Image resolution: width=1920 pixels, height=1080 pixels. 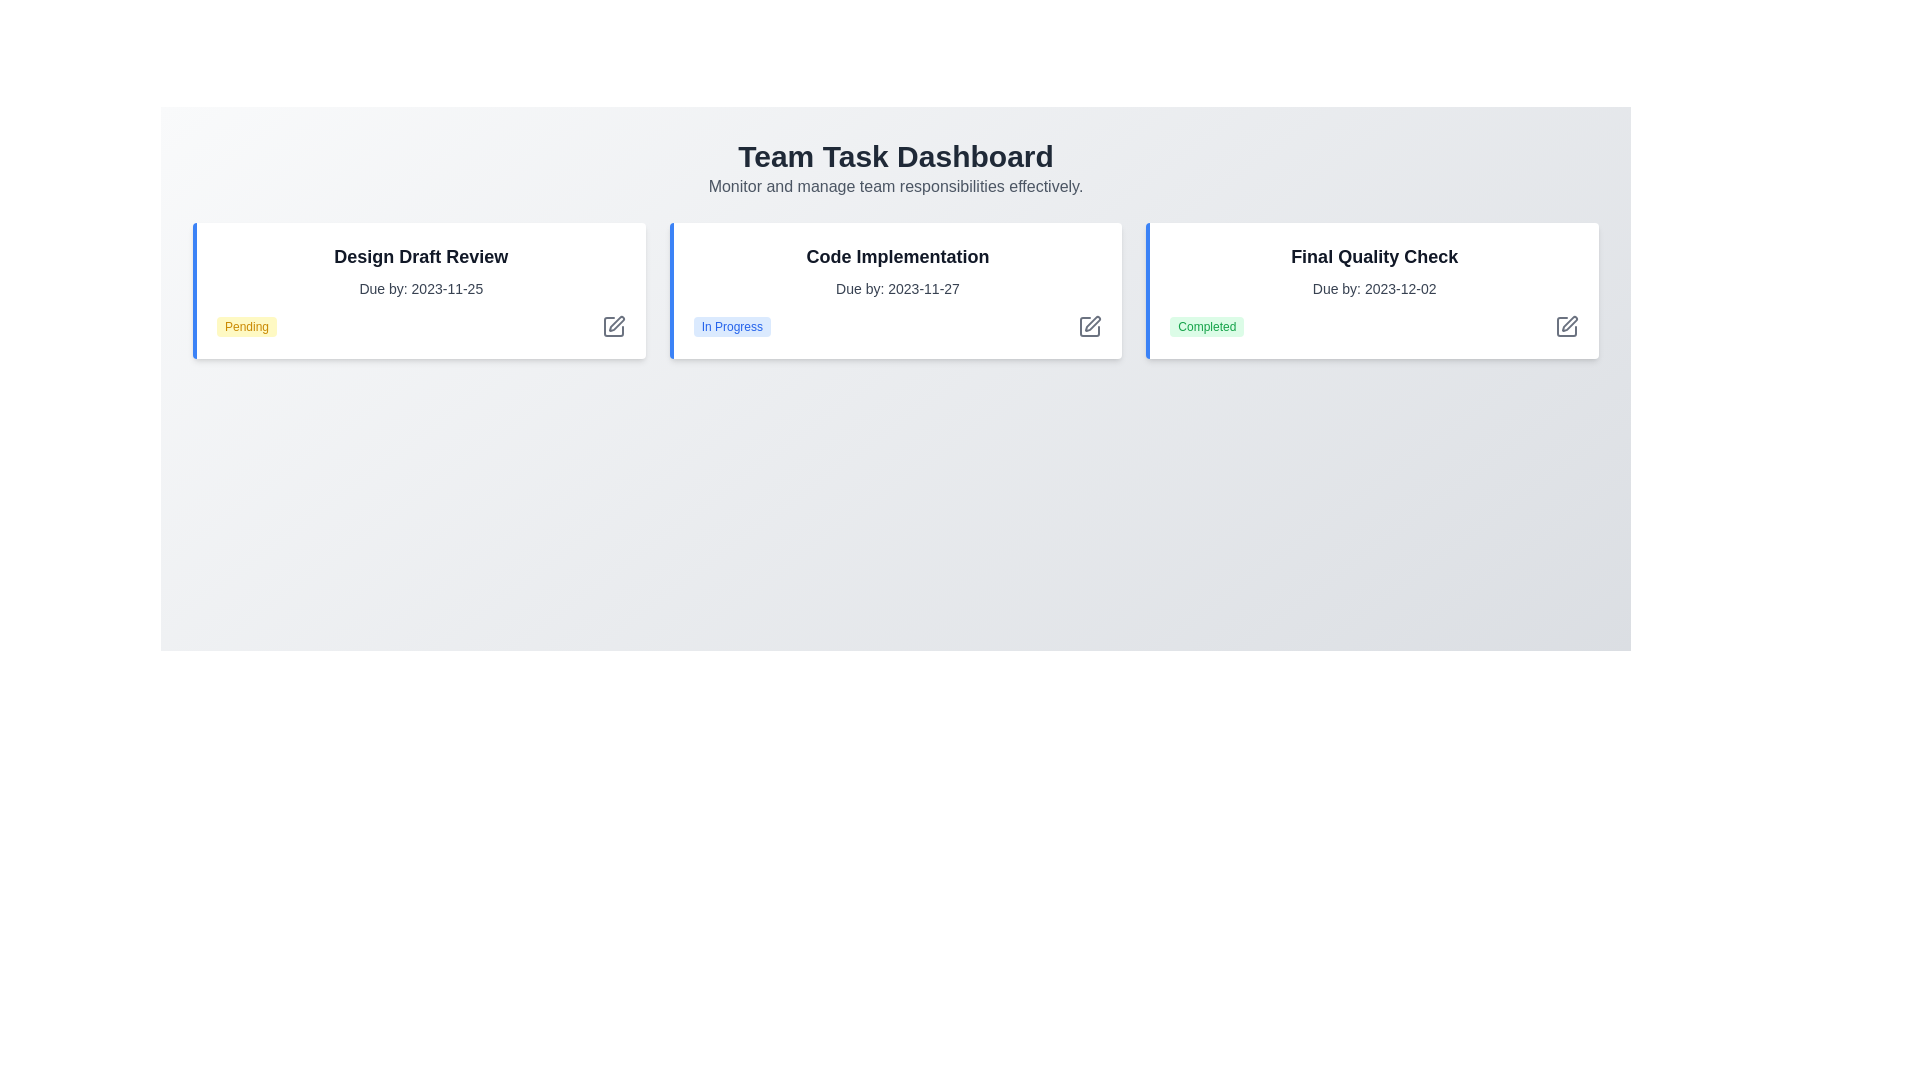 I want to click on the header or title block at the top of the page, which serves as the title and description of the page, so click(x=895, y=168).